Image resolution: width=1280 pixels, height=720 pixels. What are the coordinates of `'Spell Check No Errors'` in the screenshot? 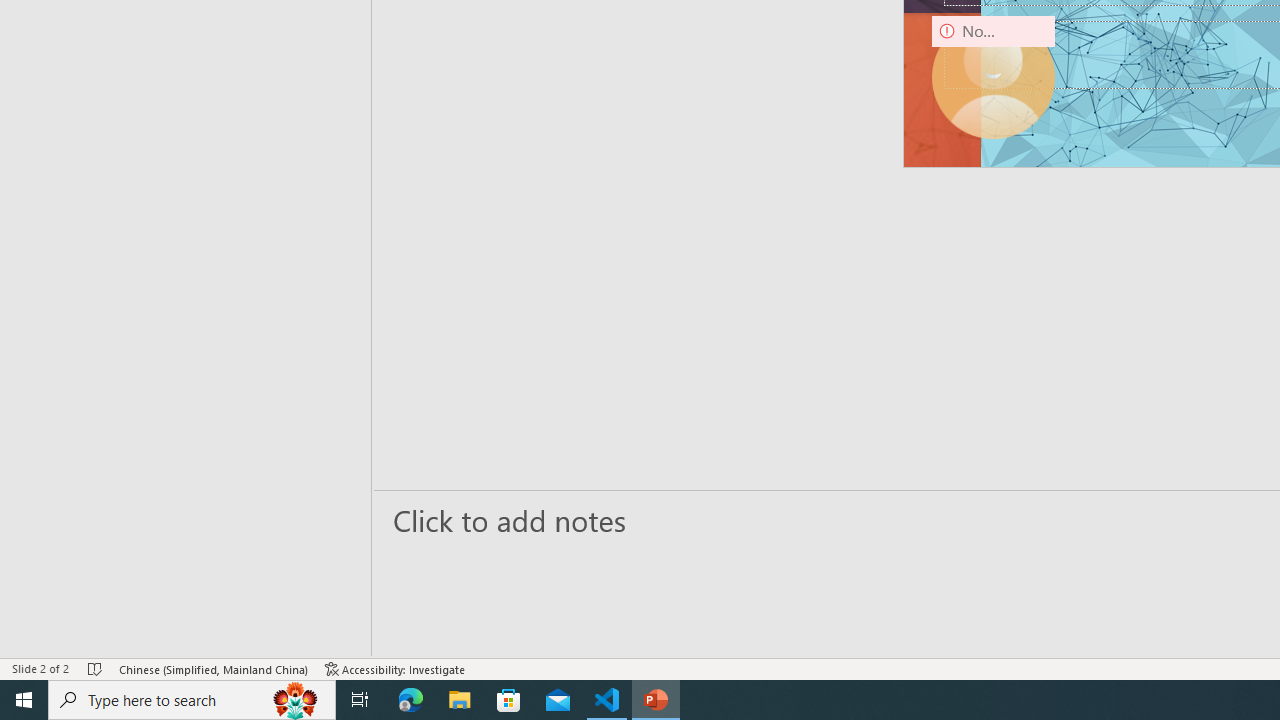 It's located at (95, 669).